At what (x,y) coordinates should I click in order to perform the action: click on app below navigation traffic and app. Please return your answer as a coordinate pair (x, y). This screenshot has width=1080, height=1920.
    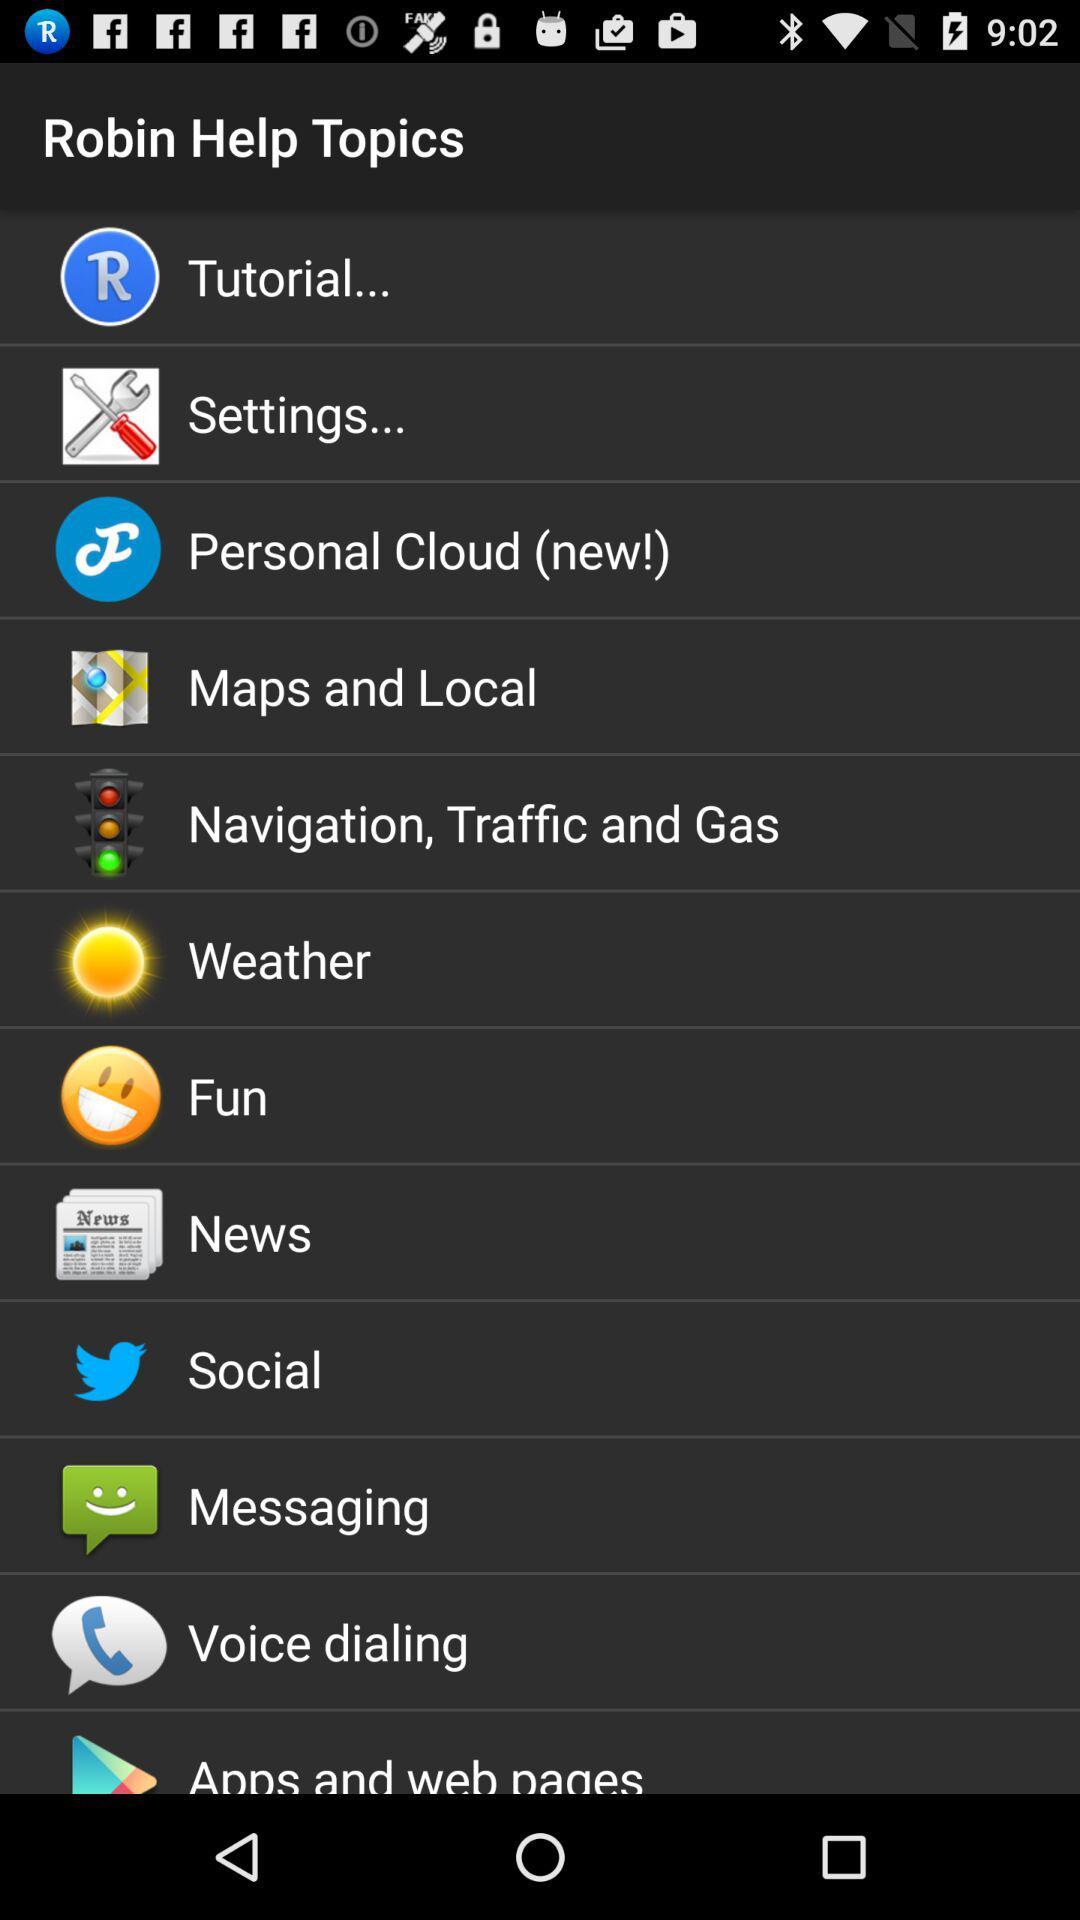
    Looking at the image, I should click on (540, 958).